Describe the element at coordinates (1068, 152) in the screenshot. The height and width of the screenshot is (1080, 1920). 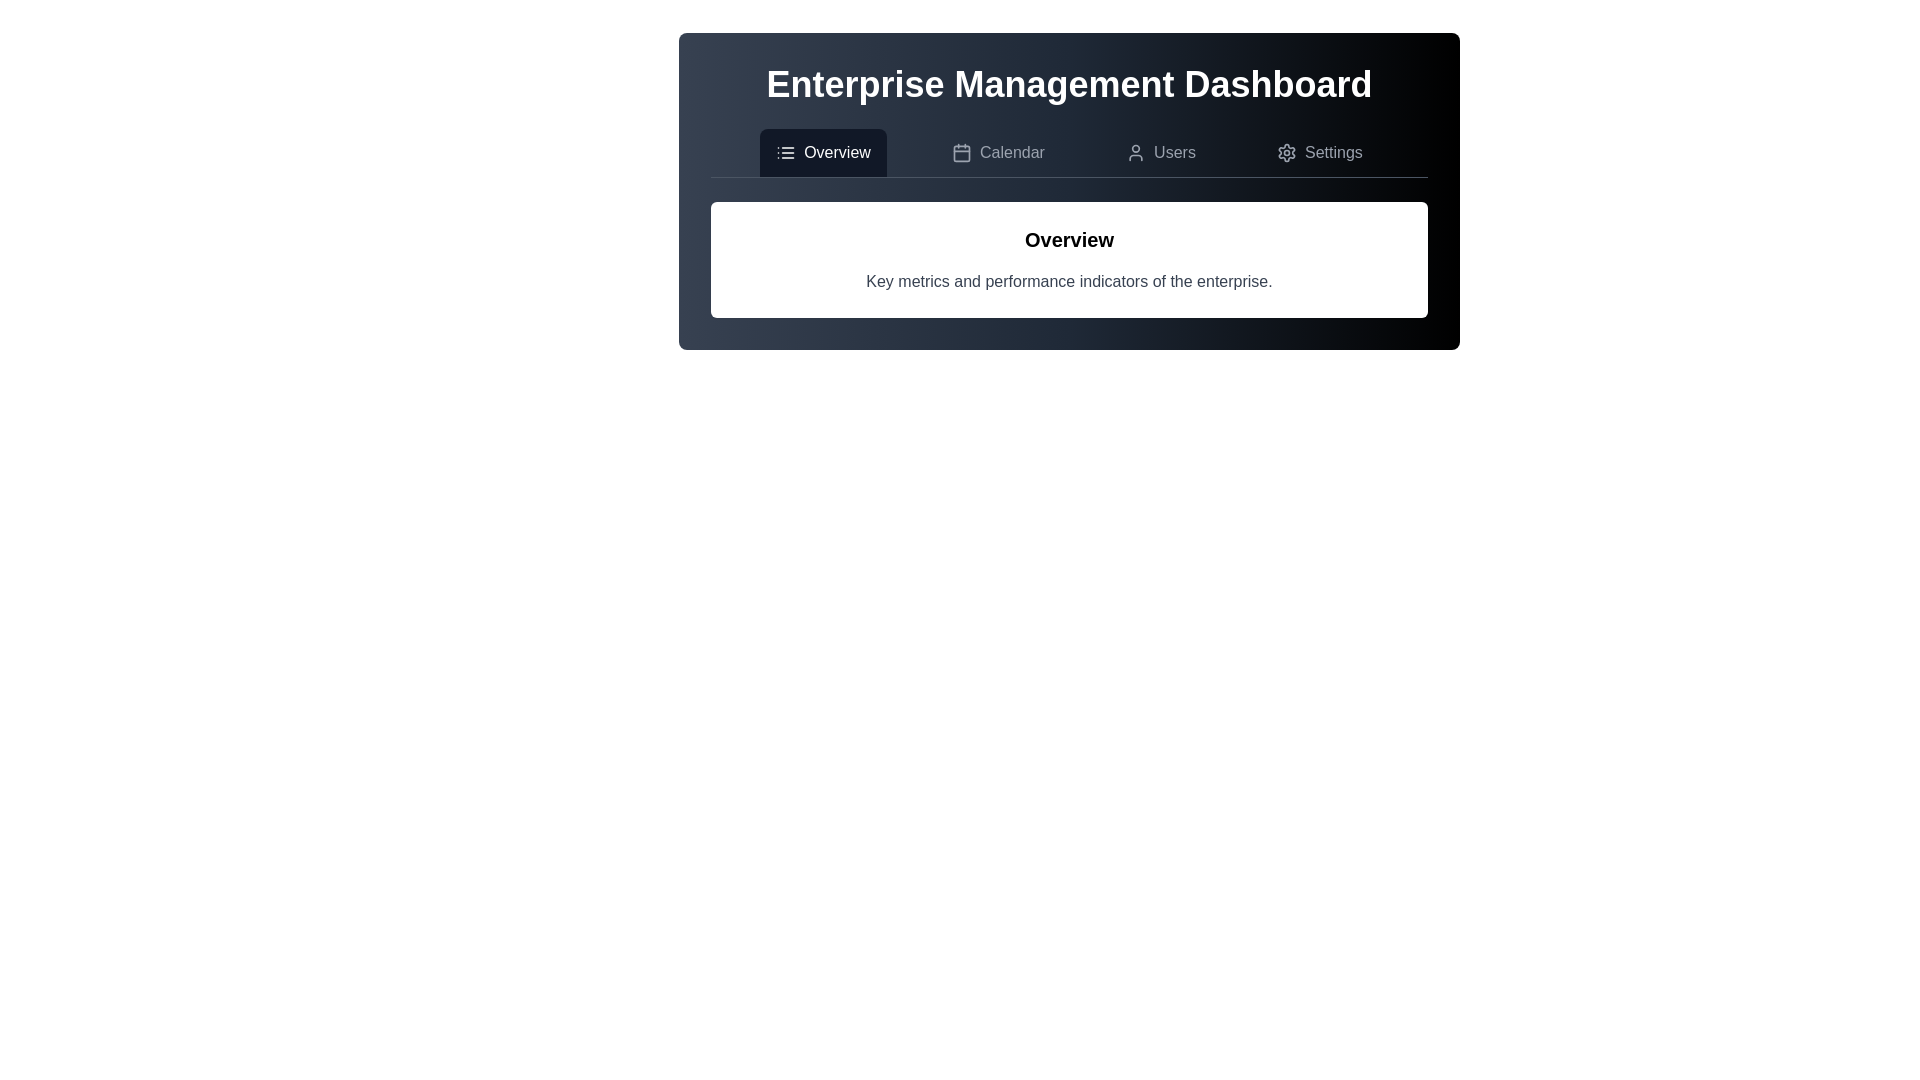
I see `the navigation bar located beneath the 'Enterprise Management Dashboard' title for keyboard navigation` at that location.